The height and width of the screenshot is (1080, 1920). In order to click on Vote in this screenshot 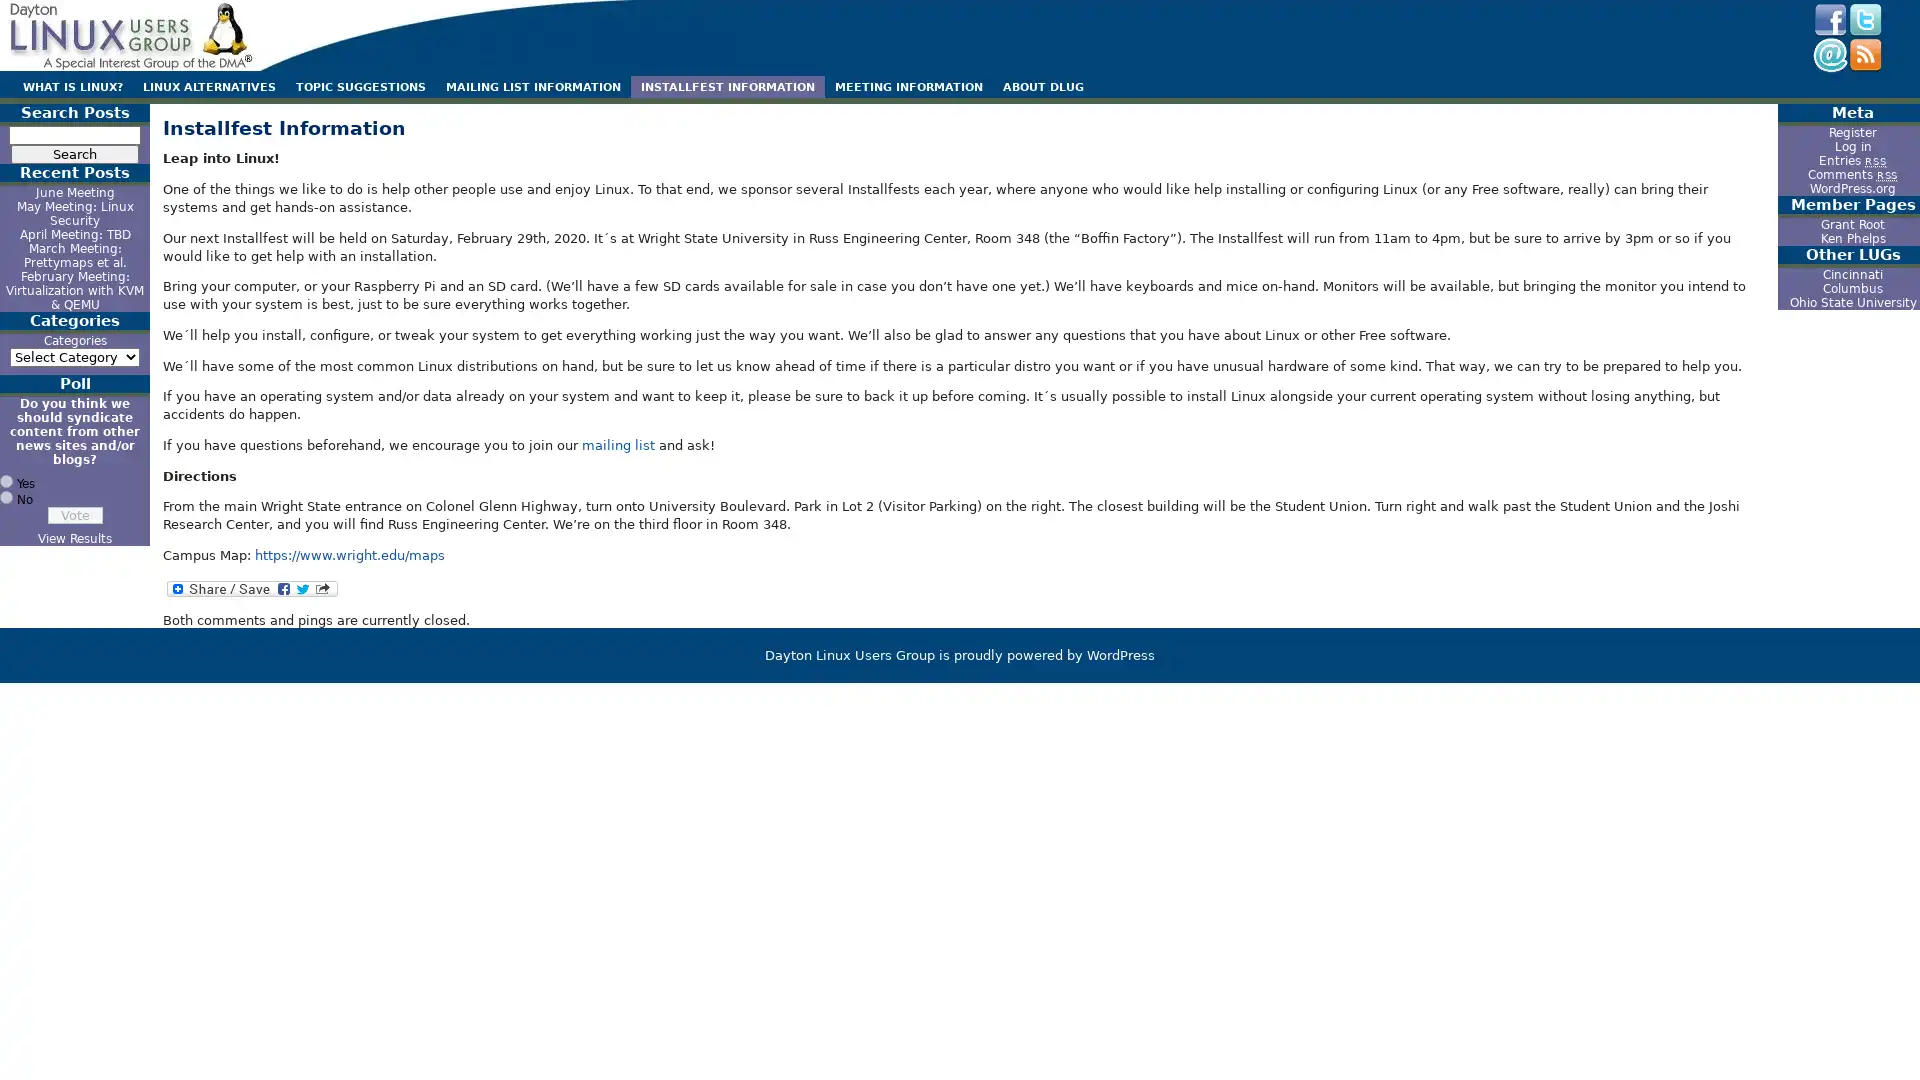, I will do `click(74, 514)`.